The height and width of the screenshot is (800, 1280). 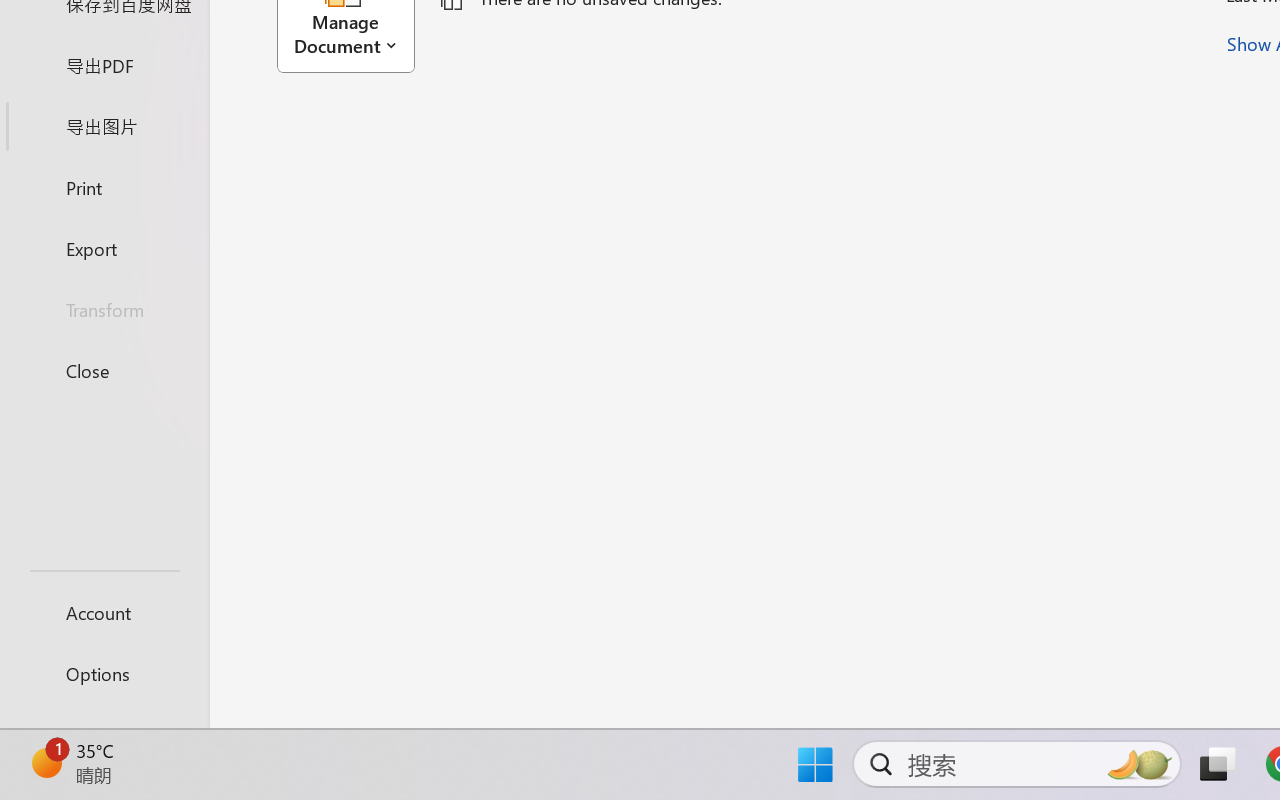 What do you see at coordinates (103, 673) in the screenshot?
I see `'Options'` at bounding box center [103, 673].